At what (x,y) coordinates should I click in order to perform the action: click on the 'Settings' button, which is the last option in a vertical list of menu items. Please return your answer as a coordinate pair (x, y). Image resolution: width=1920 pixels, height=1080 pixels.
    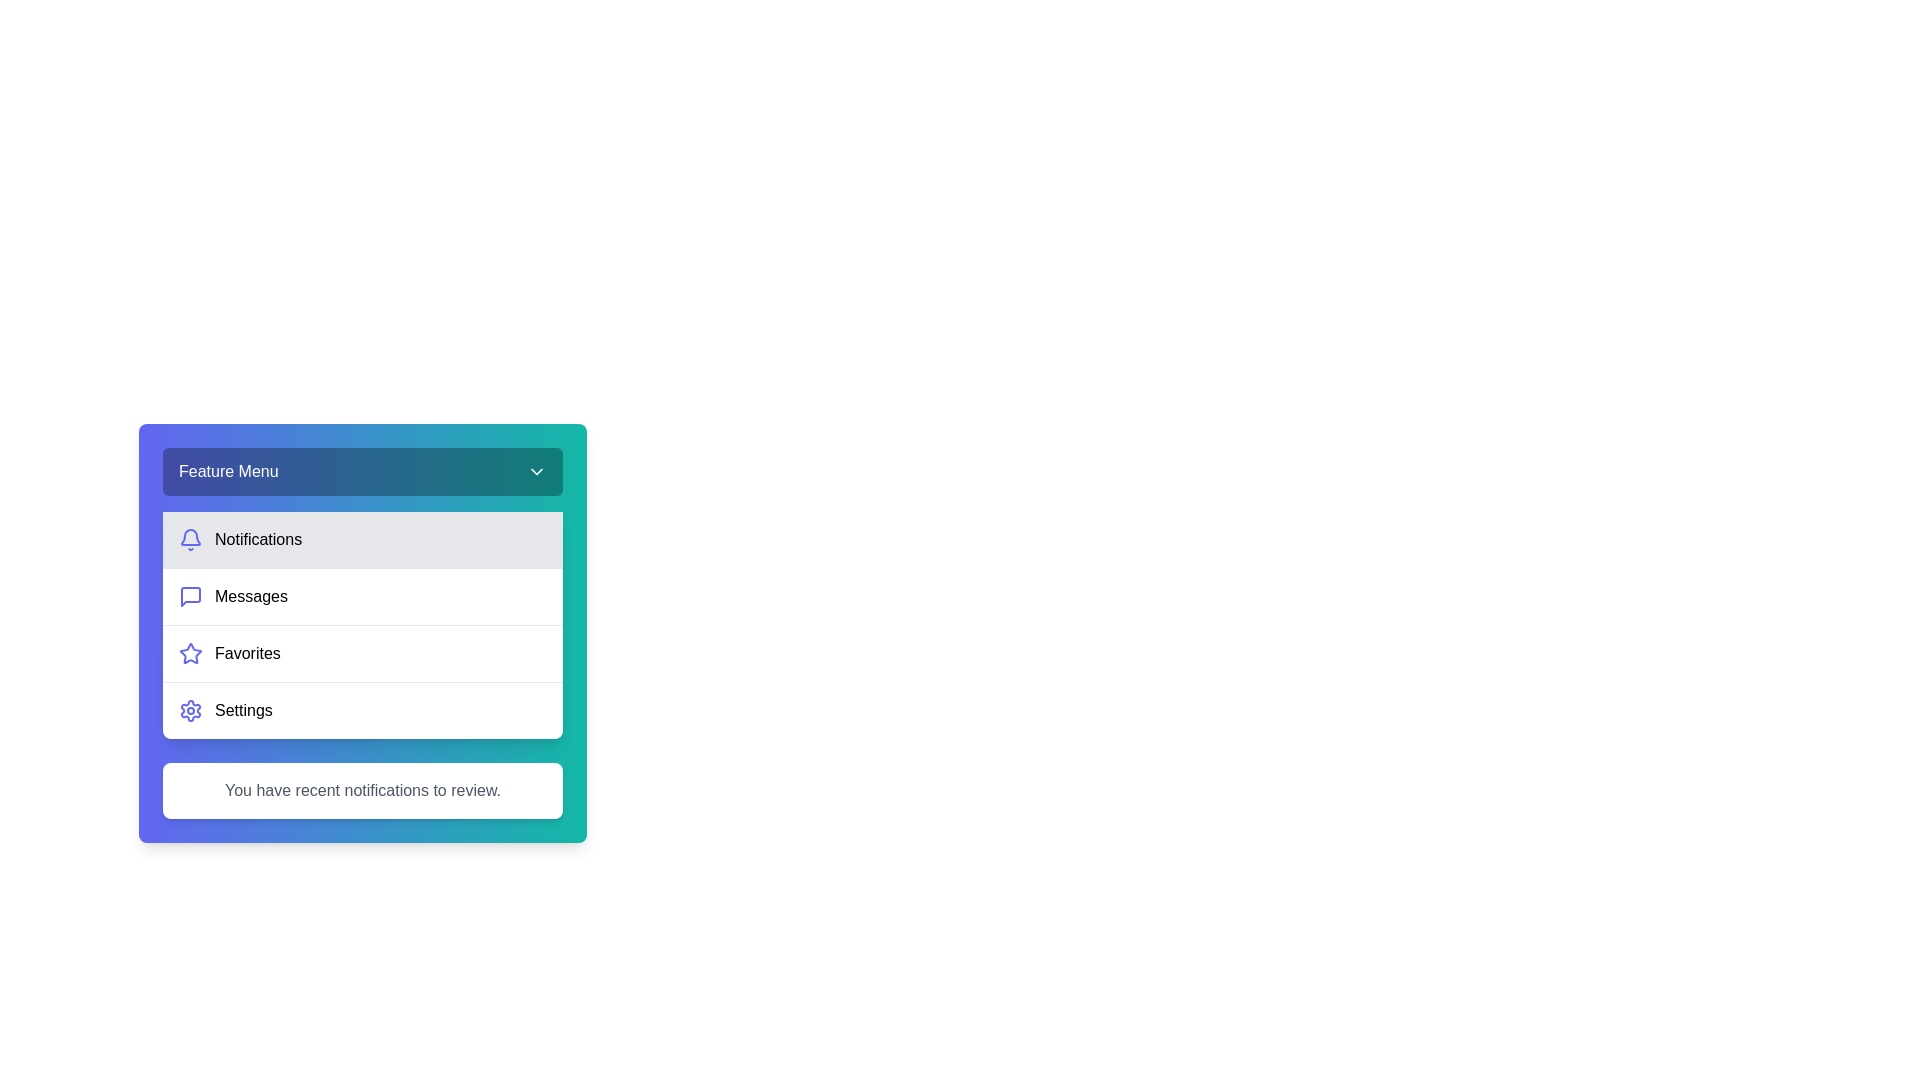
    Looking at the image, I should click on (363, 709).